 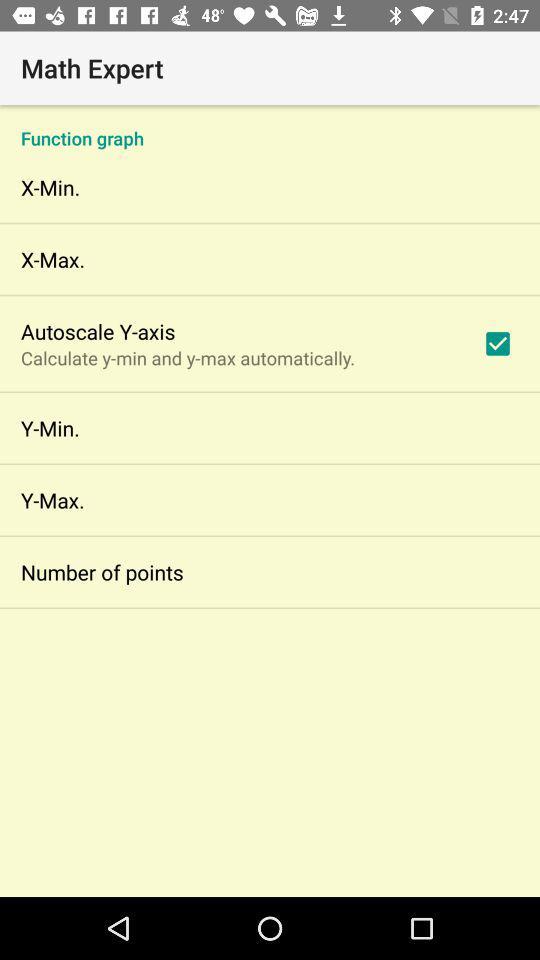 What do you see at coordinates (97, 331) in the screenshot?
I see `the item above the calculate y min icon` at bounding box center [97, 331].